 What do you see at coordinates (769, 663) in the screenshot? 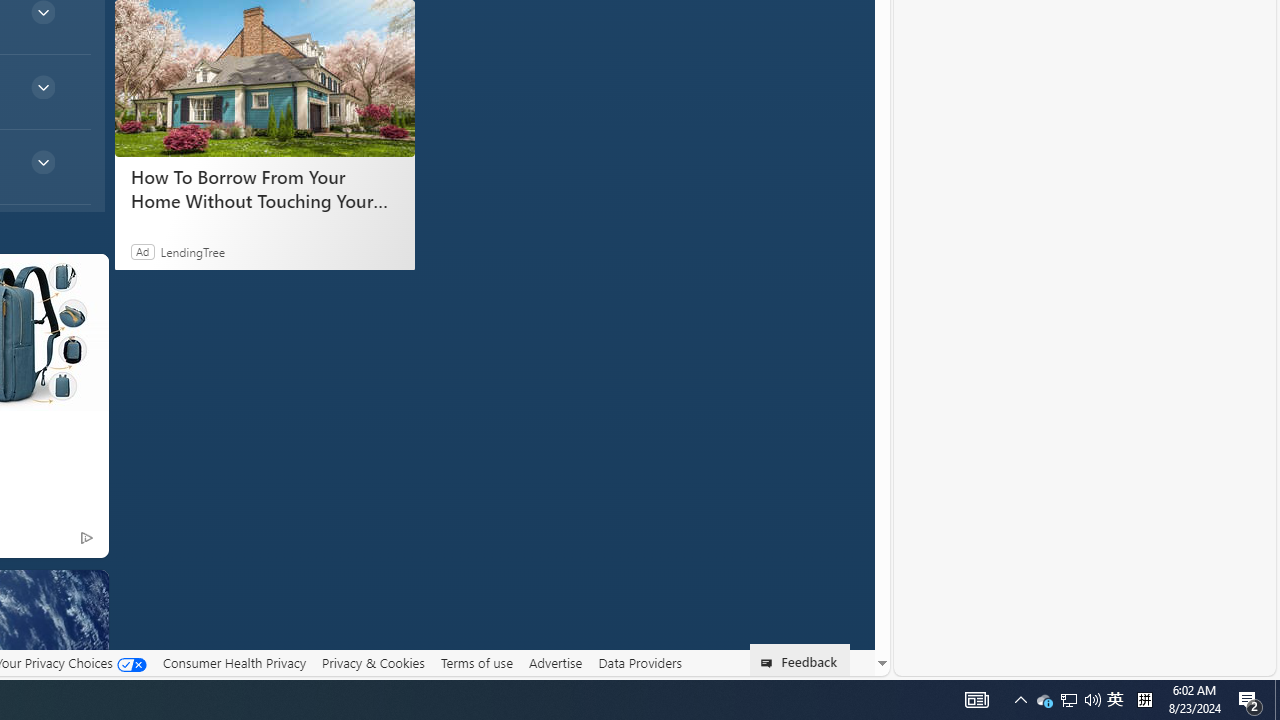
I see `'Class: feedback_link_icon-DS-EntryPoint1-1'` at bounding box center [769, 663].